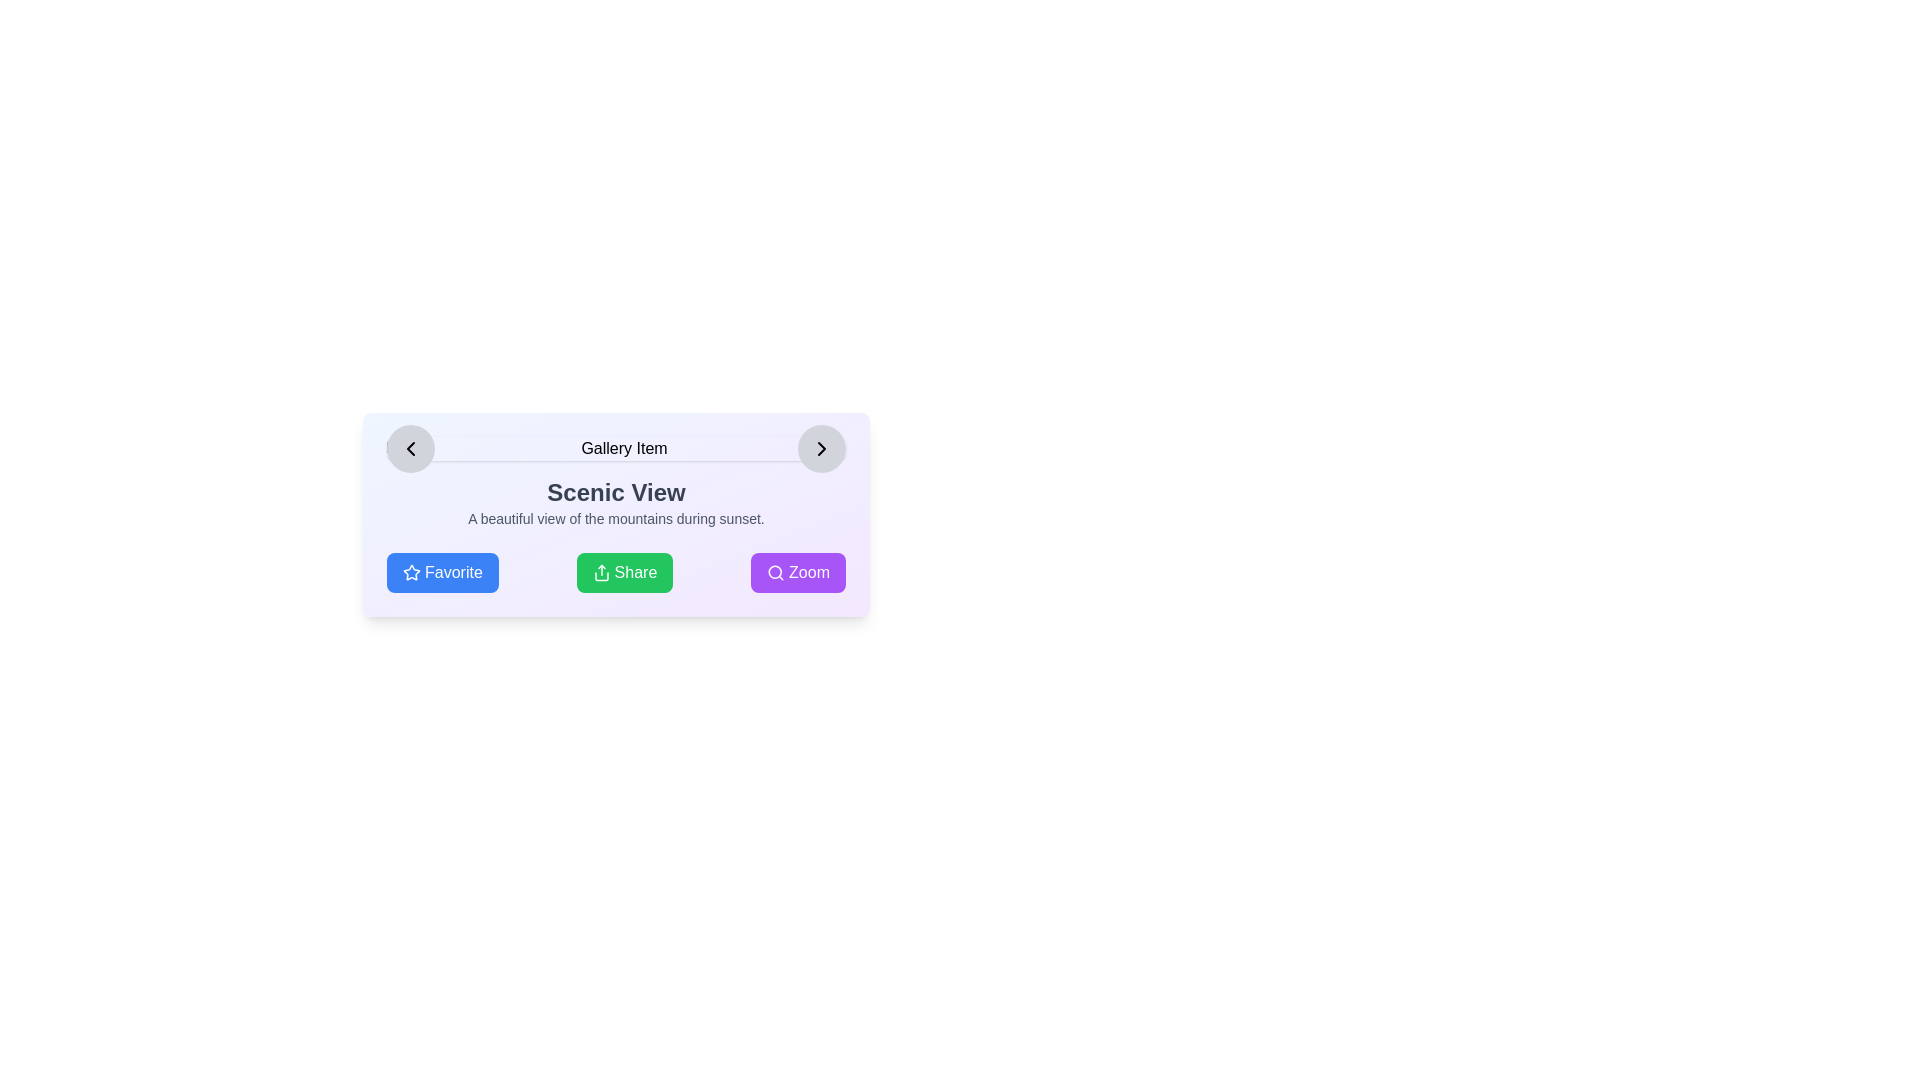  Describe the element at coordinates (623, 573) in the screenshot. I see `the share button located between the 'Favorite' button and the 'Zoom' button` at that location.